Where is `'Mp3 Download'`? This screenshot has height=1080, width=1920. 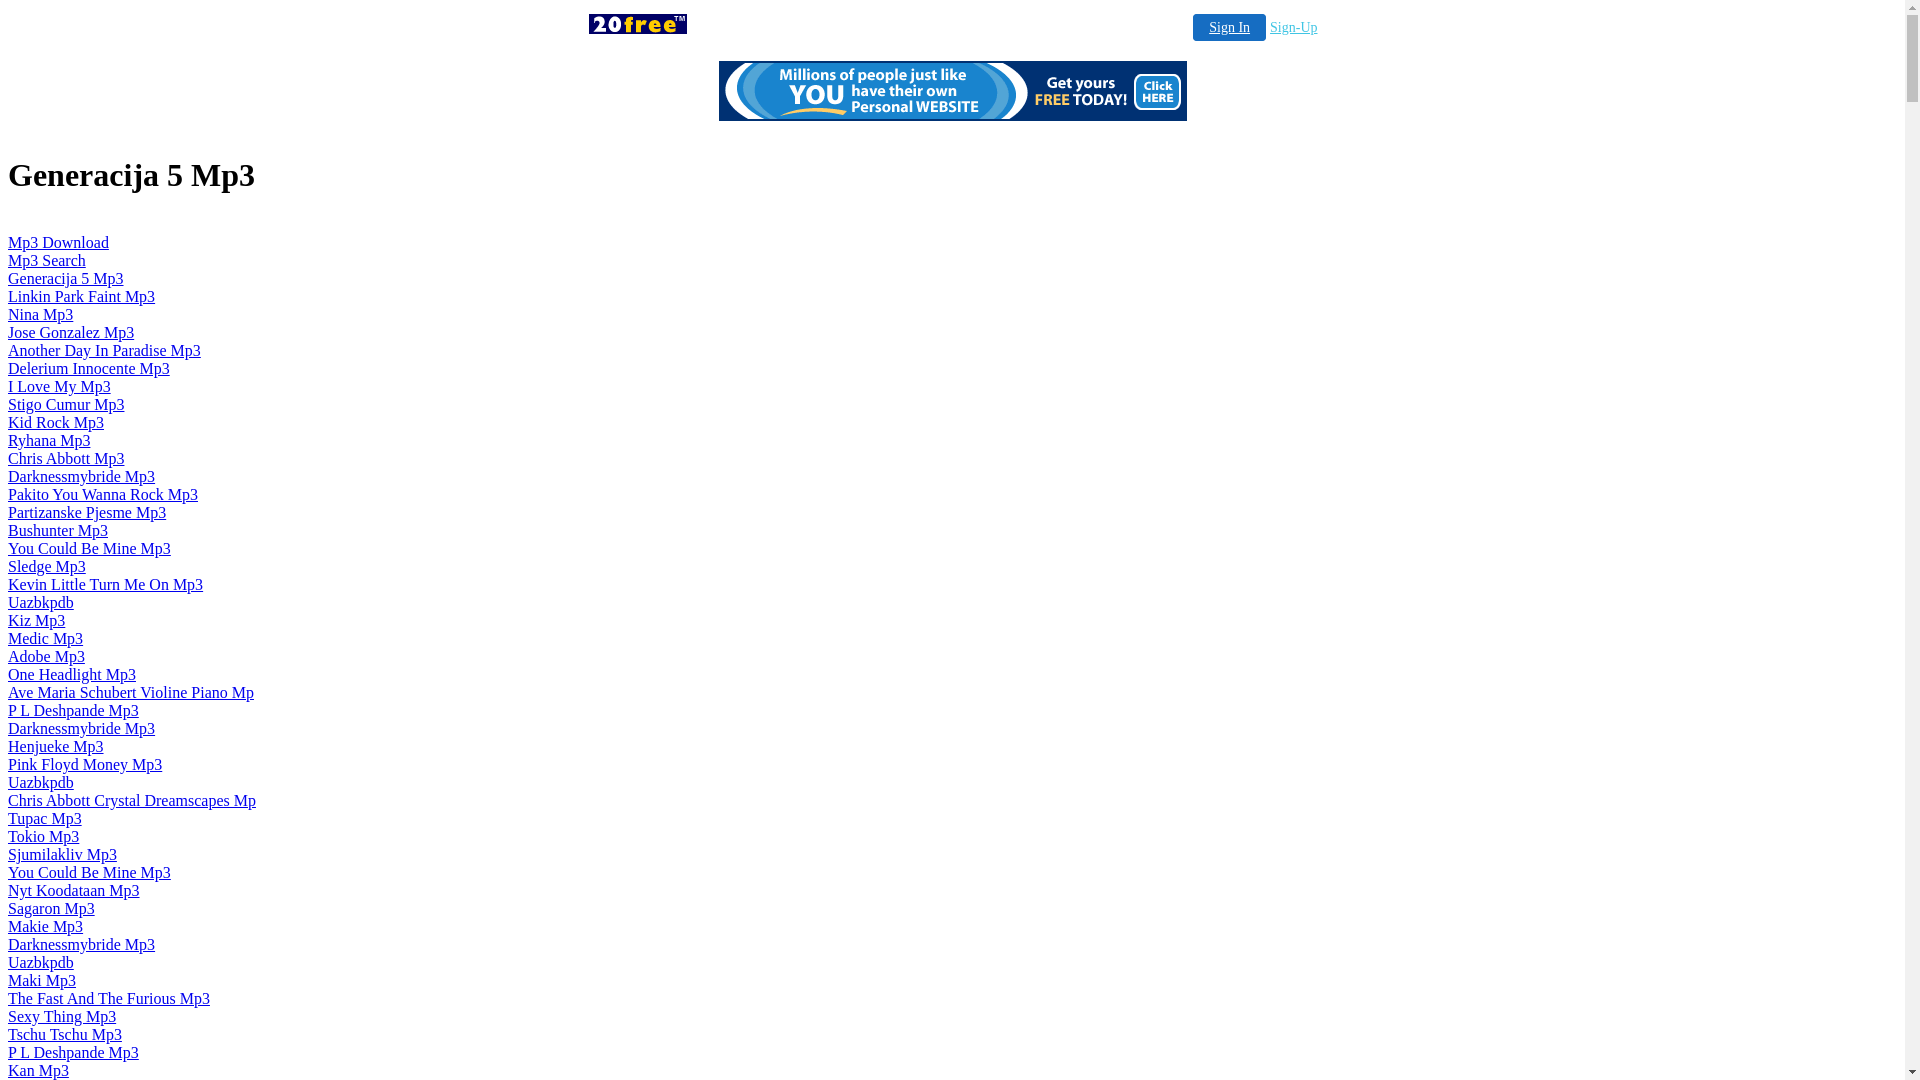
'Mp3 Download' is located at coordinates (58, 241).